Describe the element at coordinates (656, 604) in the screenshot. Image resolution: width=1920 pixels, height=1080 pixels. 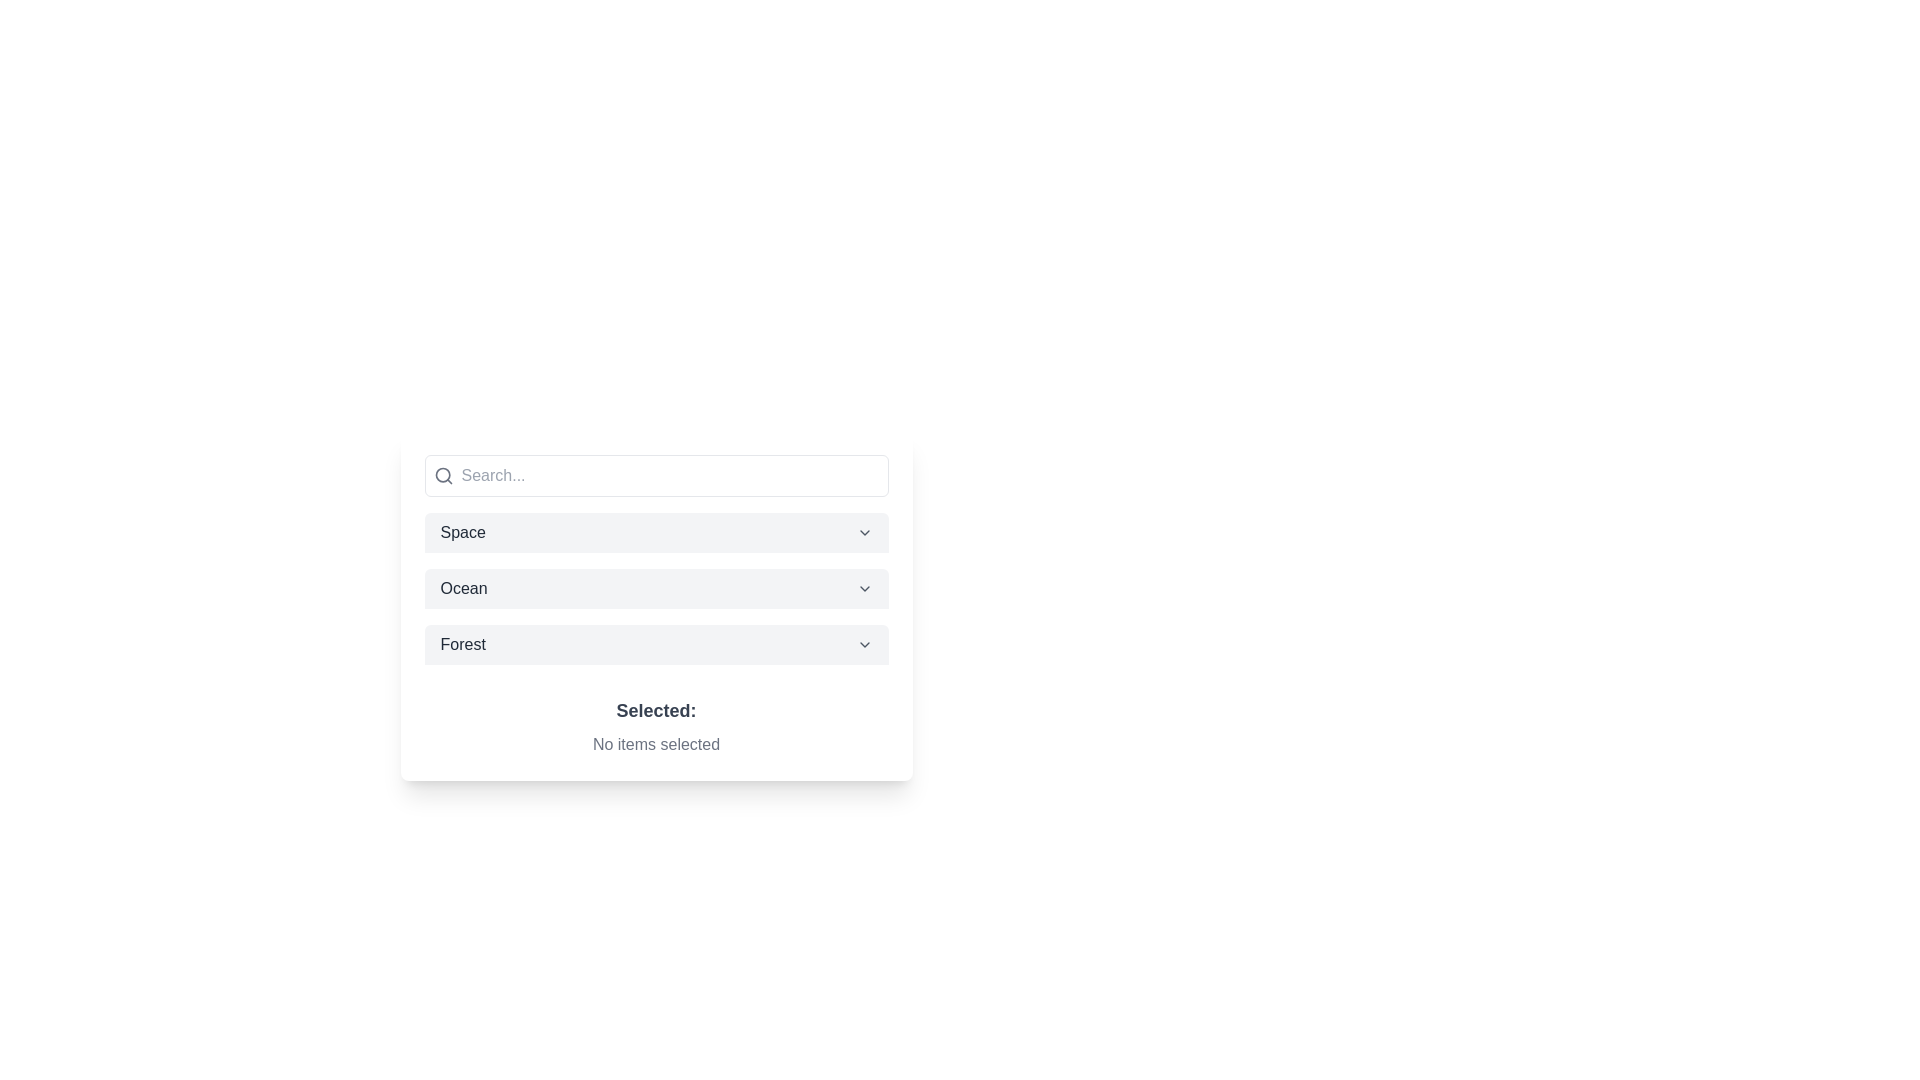
I see `the second dropdown menu labeled 'Ocean'` at that location.